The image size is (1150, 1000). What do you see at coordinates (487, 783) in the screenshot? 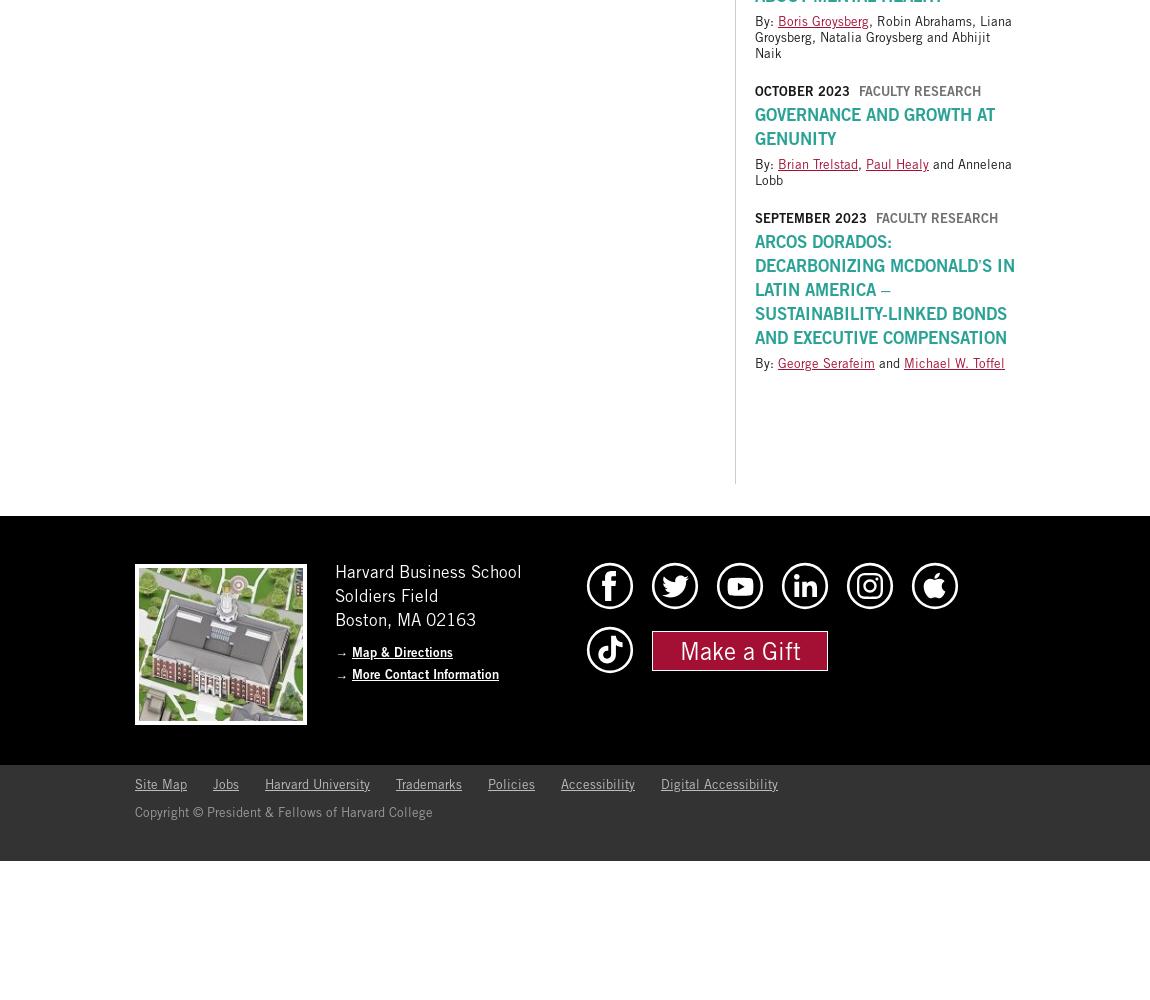
I see `'Policies'` at bounding box center [487, 783].